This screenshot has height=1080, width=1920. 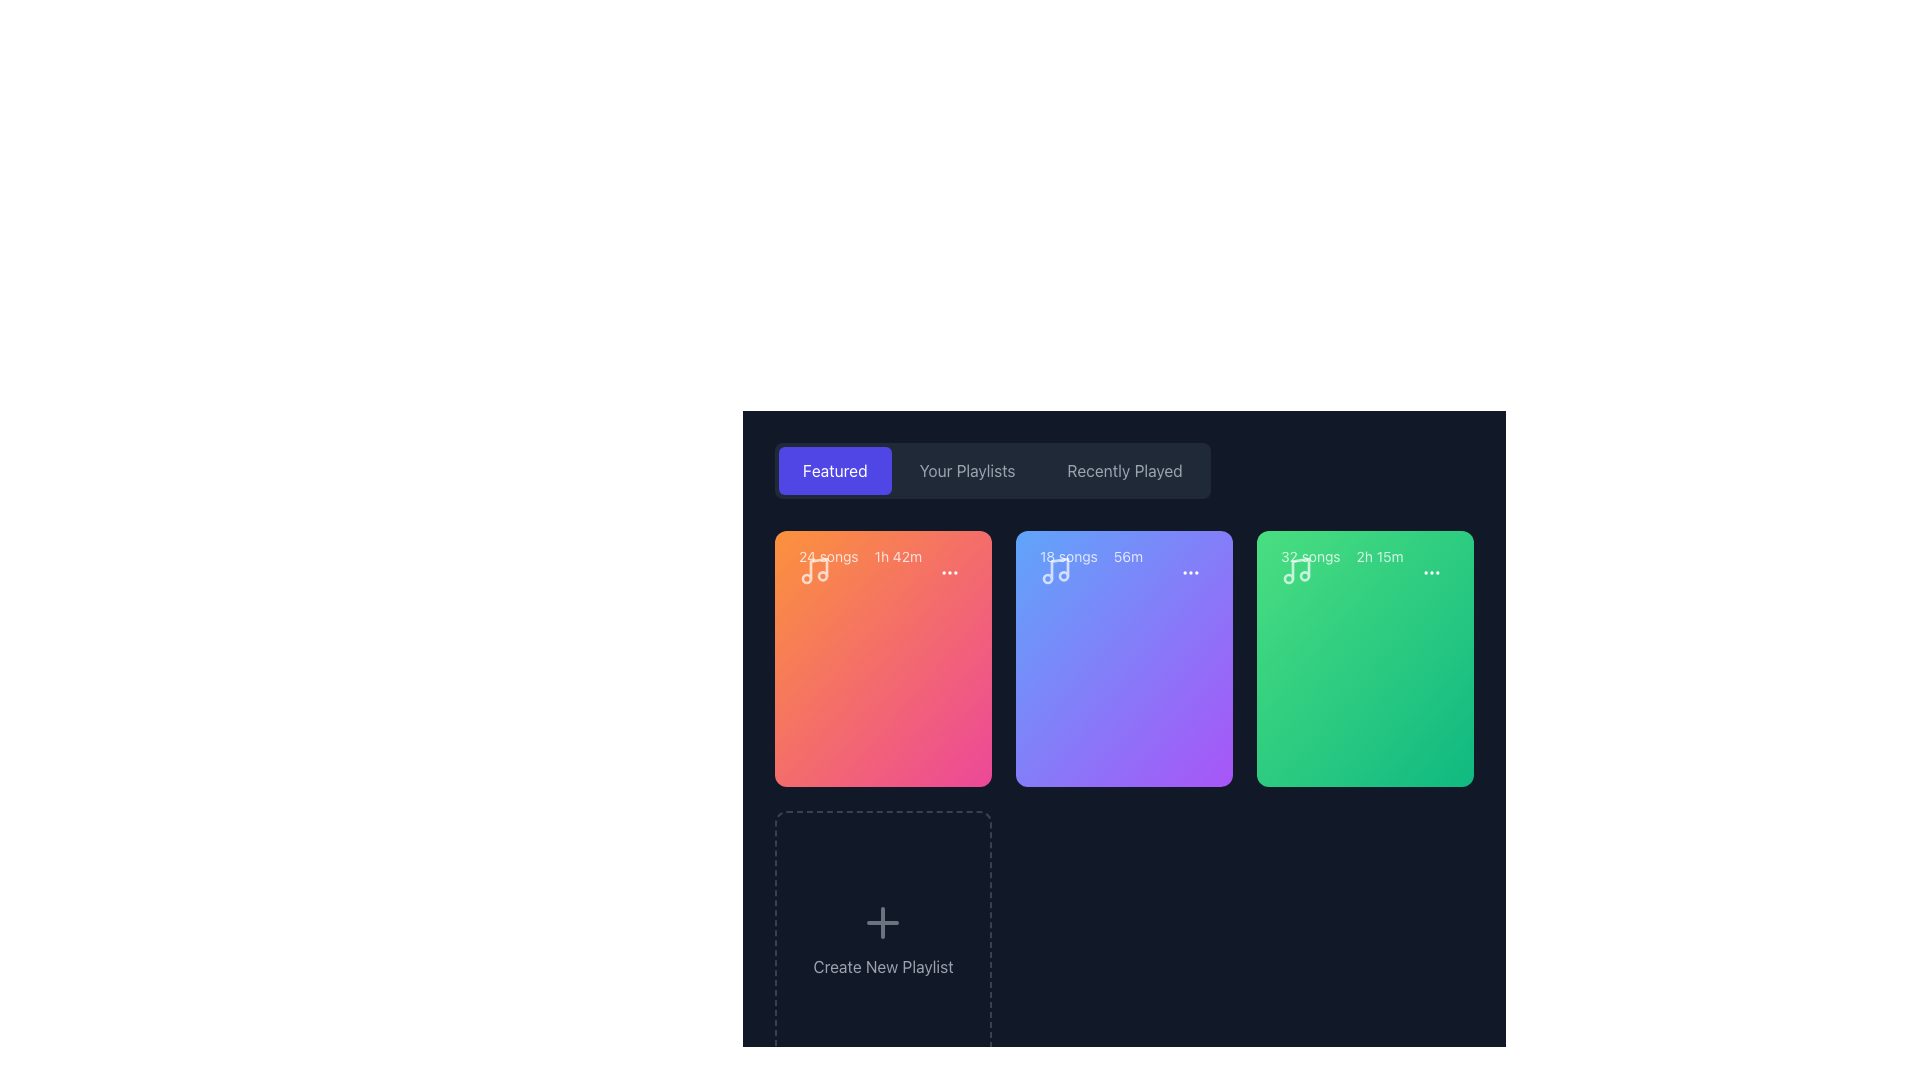 I want to click on the 'Your Playlists' button in the navigation bar, so click(x=967, y=470).